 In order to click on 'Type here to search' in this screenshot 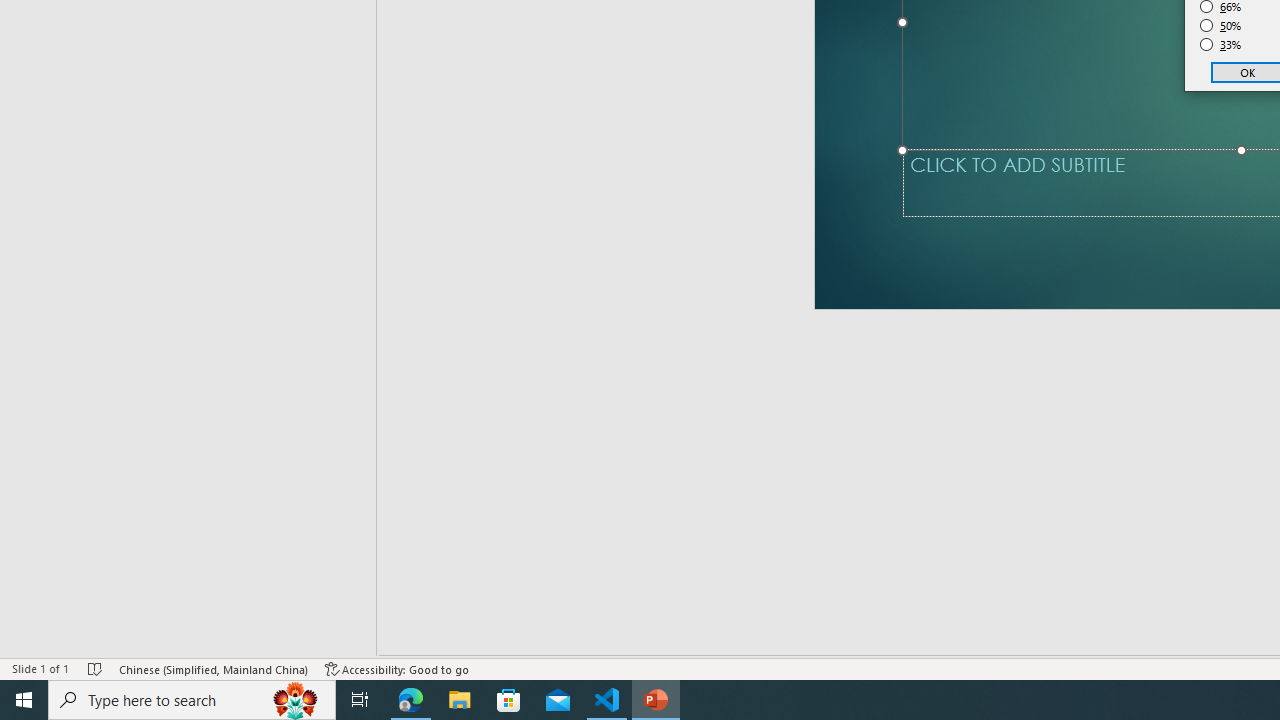, I will do `click(192, 698)`.